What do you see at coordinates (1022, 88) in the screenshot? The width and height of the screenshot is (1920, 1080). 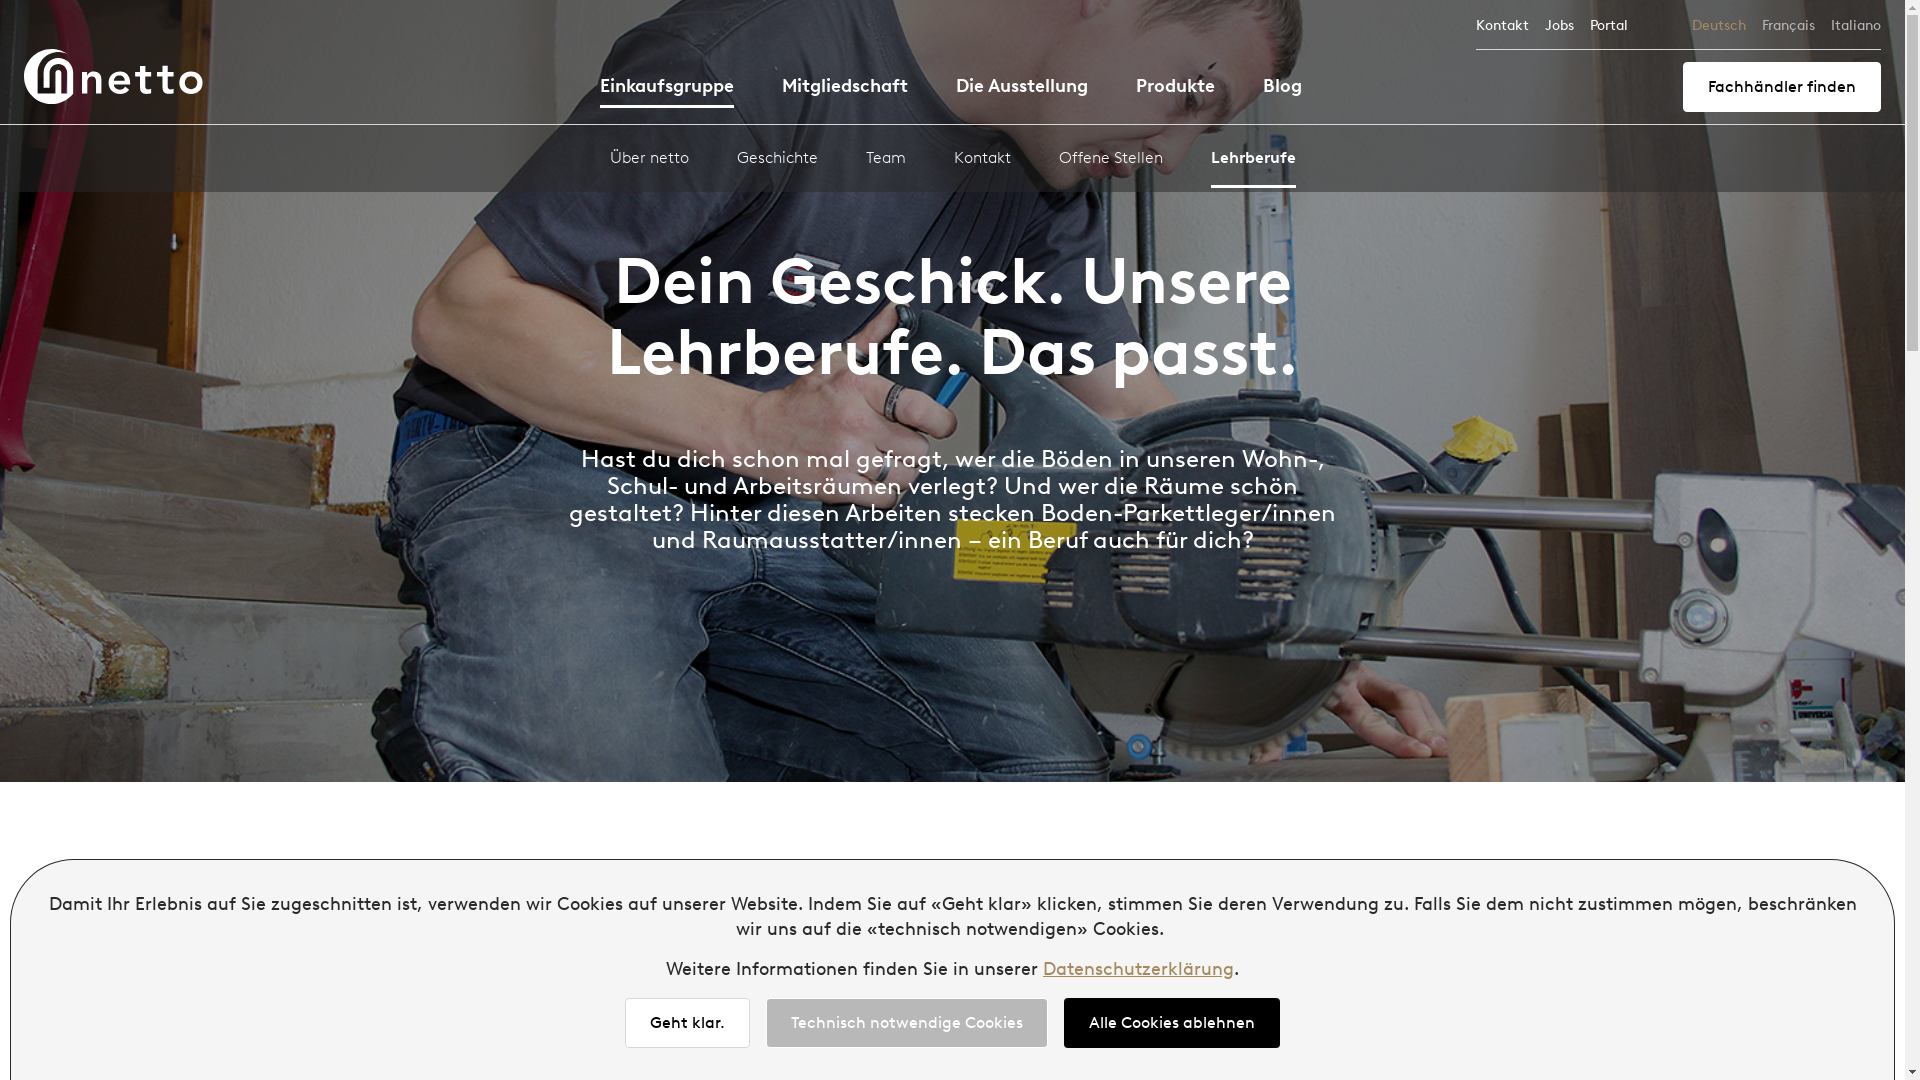 I see `'Die Ausstellung'` at bounding box center [1022, 88].